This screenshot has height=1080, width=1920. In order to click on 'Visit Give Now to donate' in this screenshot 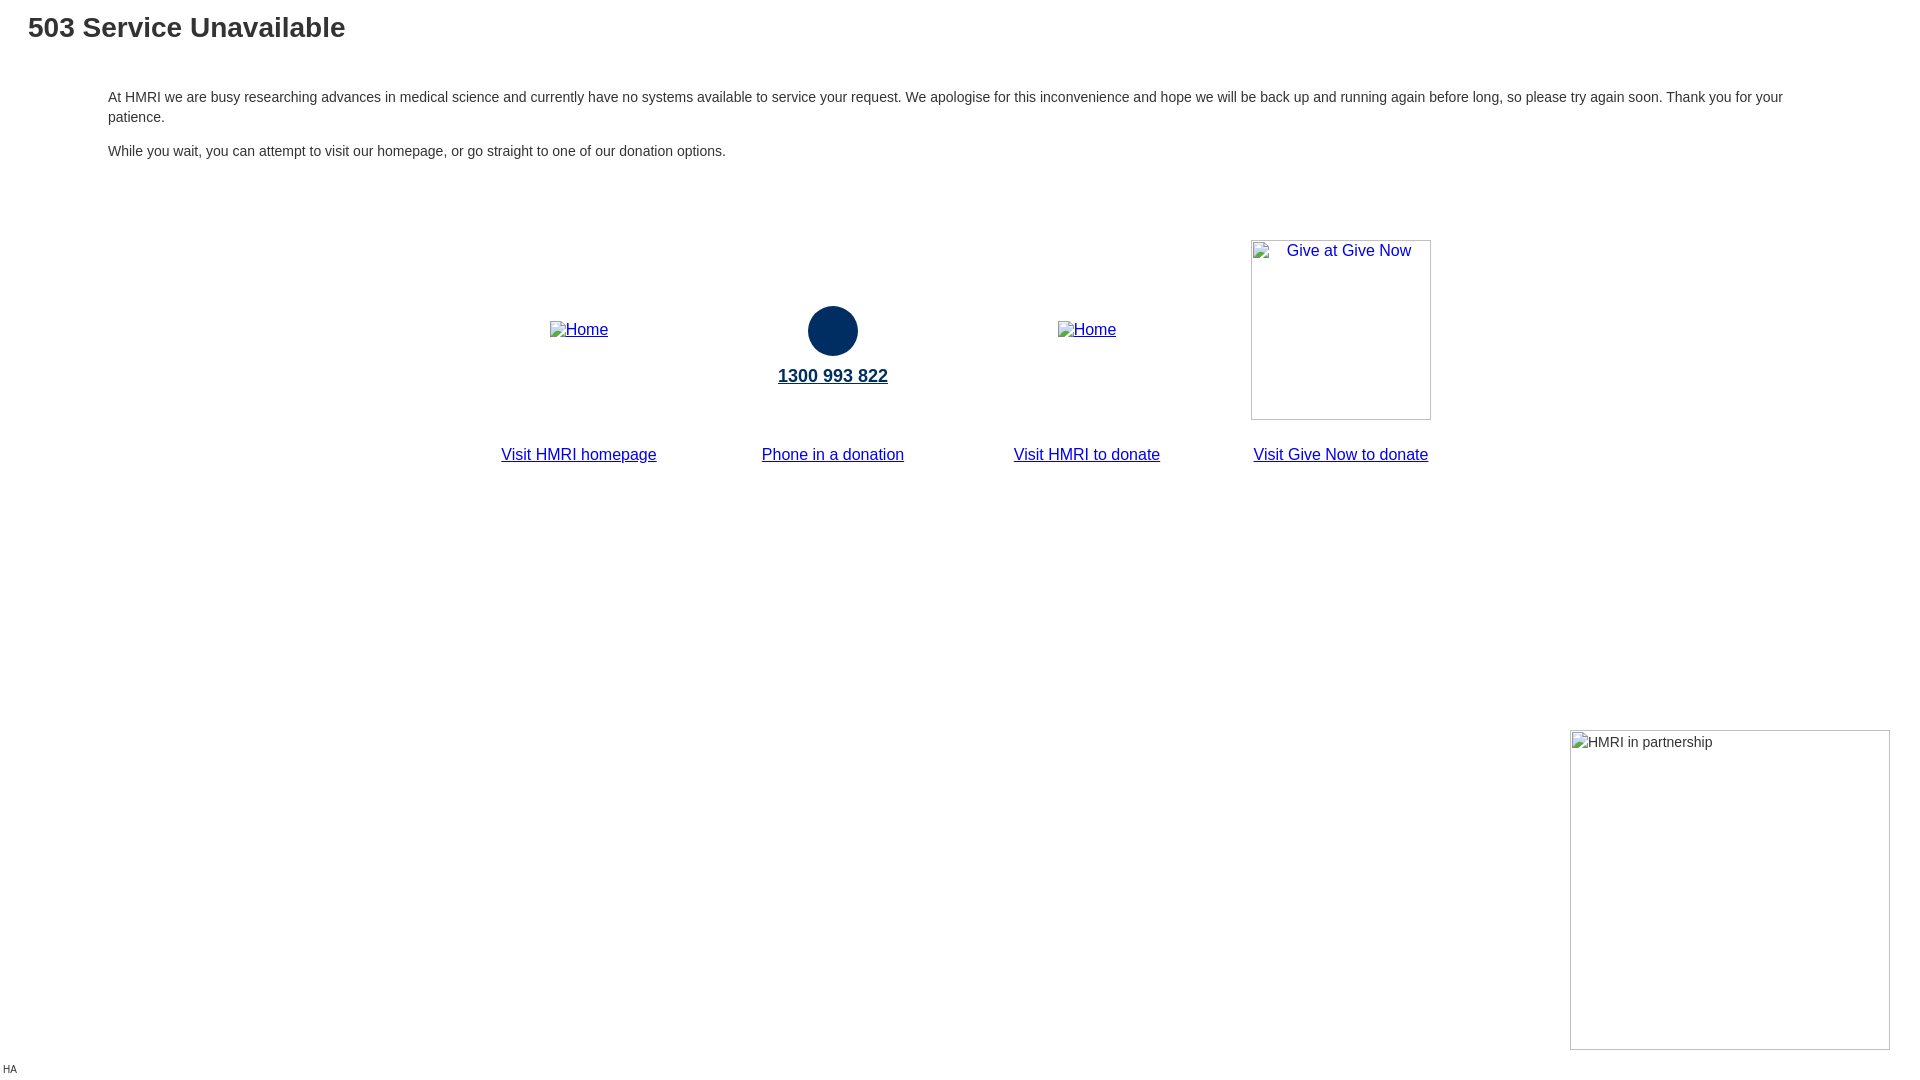, I will do `click(1341, 454)`.